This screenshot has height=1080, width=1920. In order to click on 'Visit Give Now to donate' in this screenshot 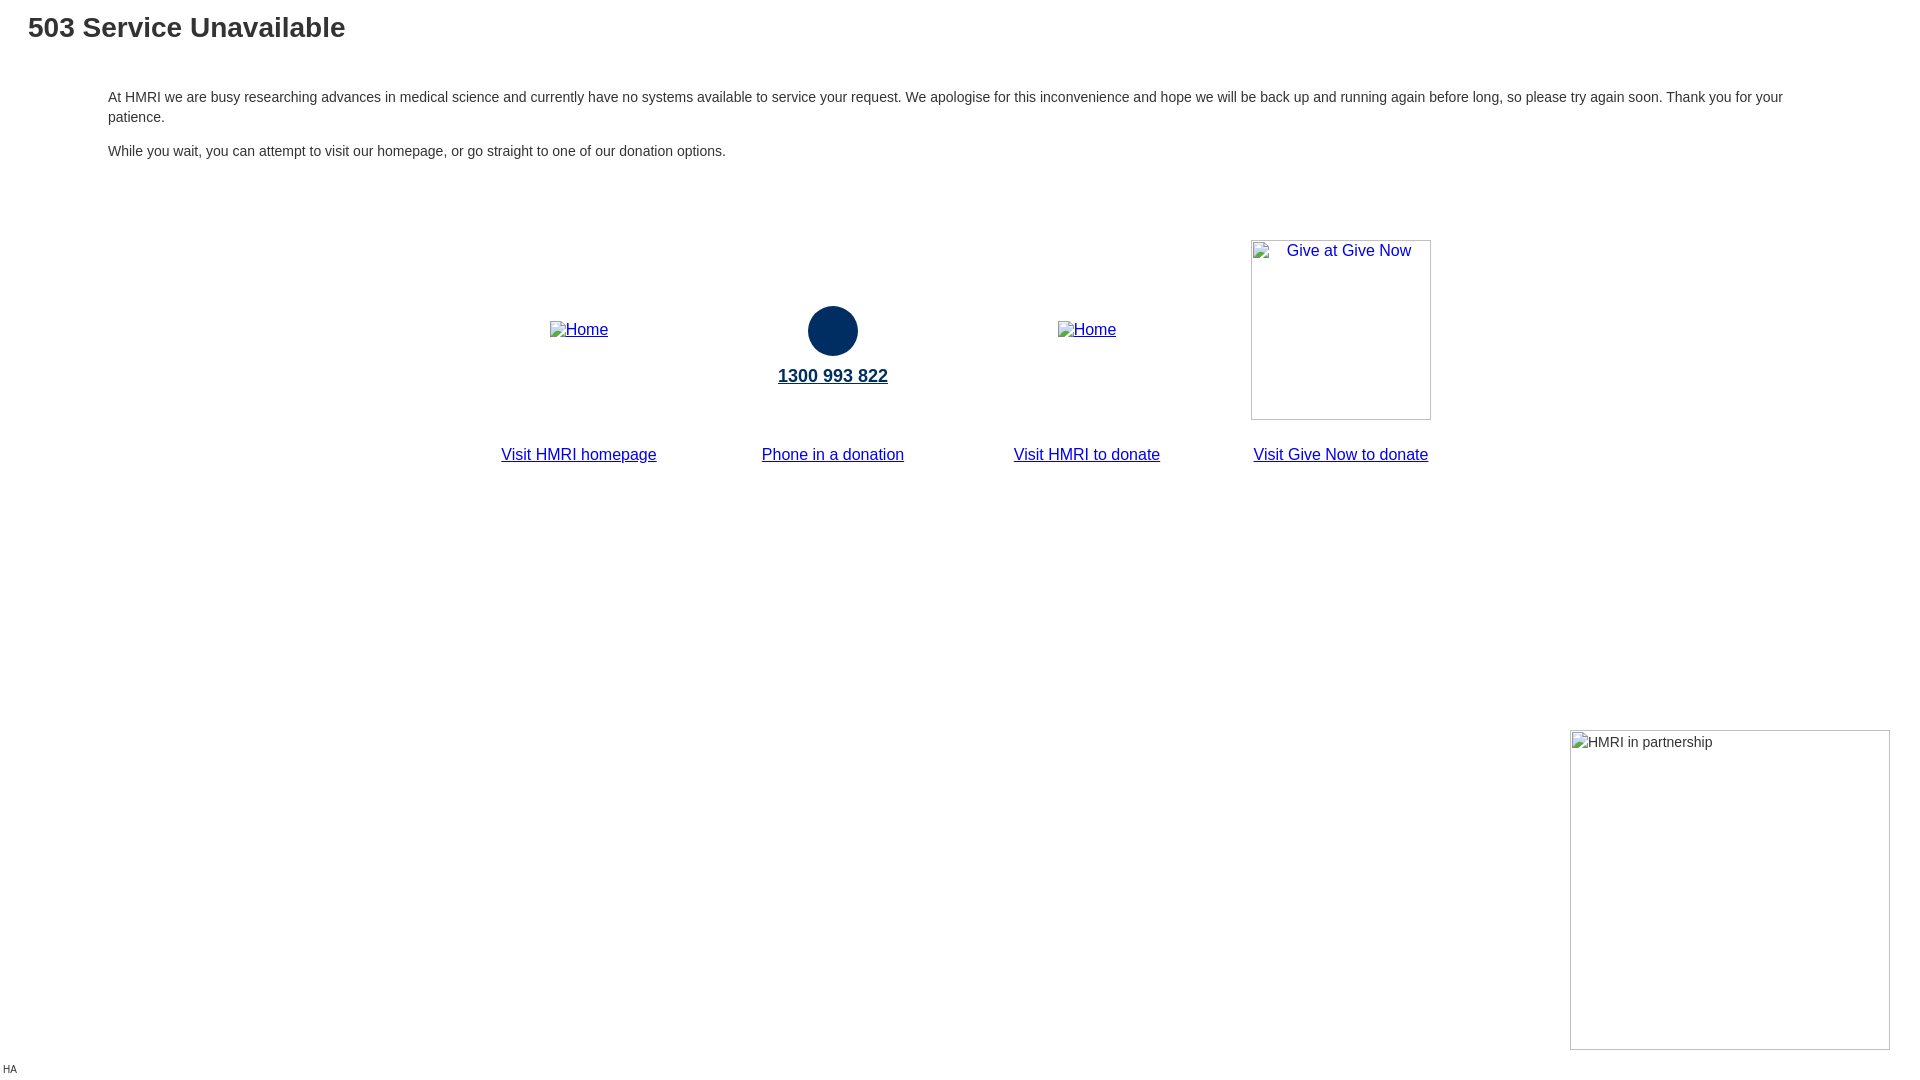, I will do `click(1341, 454)`.